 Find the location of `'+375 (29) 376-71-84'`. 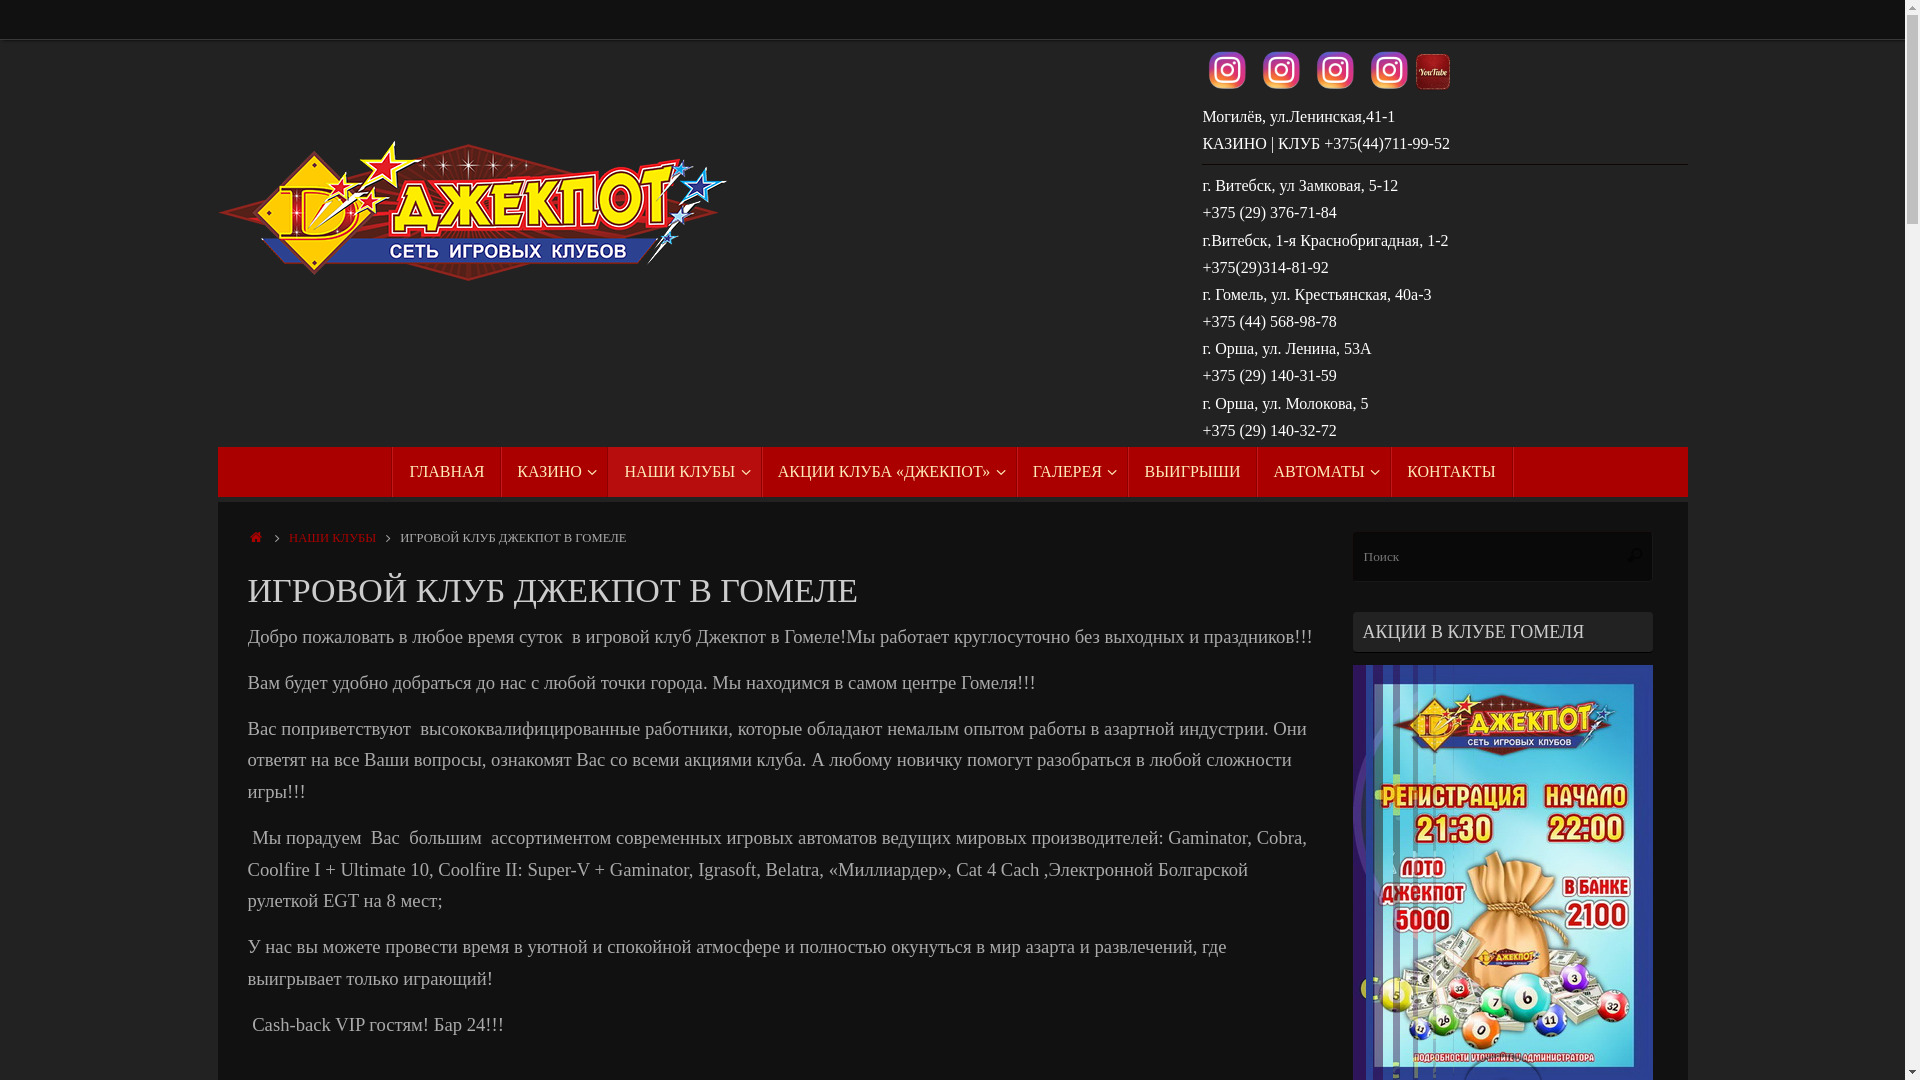

'+375 (29) 376-71-84' is located at coordinates (1267, 213).